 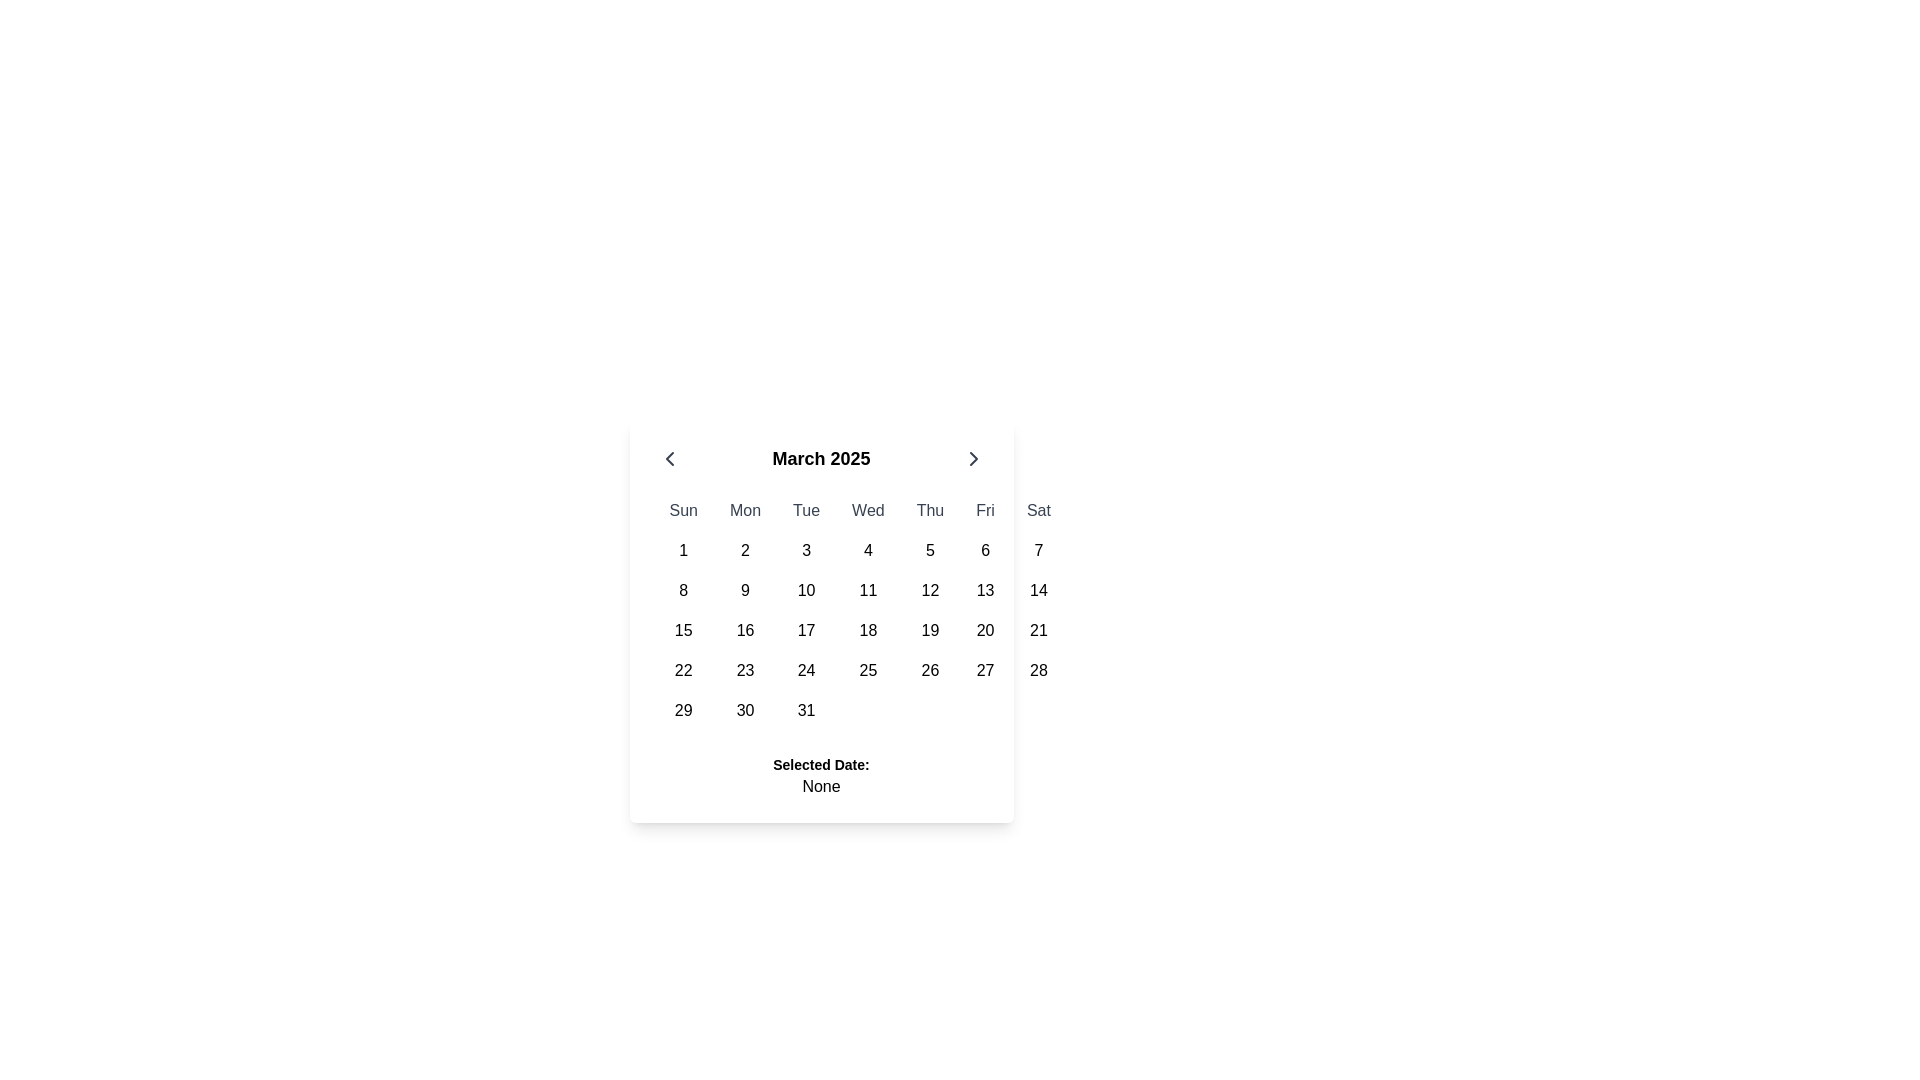 I want to click on the 'Sun' text label, which is the first item in the horizontal list of abbreviated day names at the top of the calendar widget, so click(x=683, y=509).